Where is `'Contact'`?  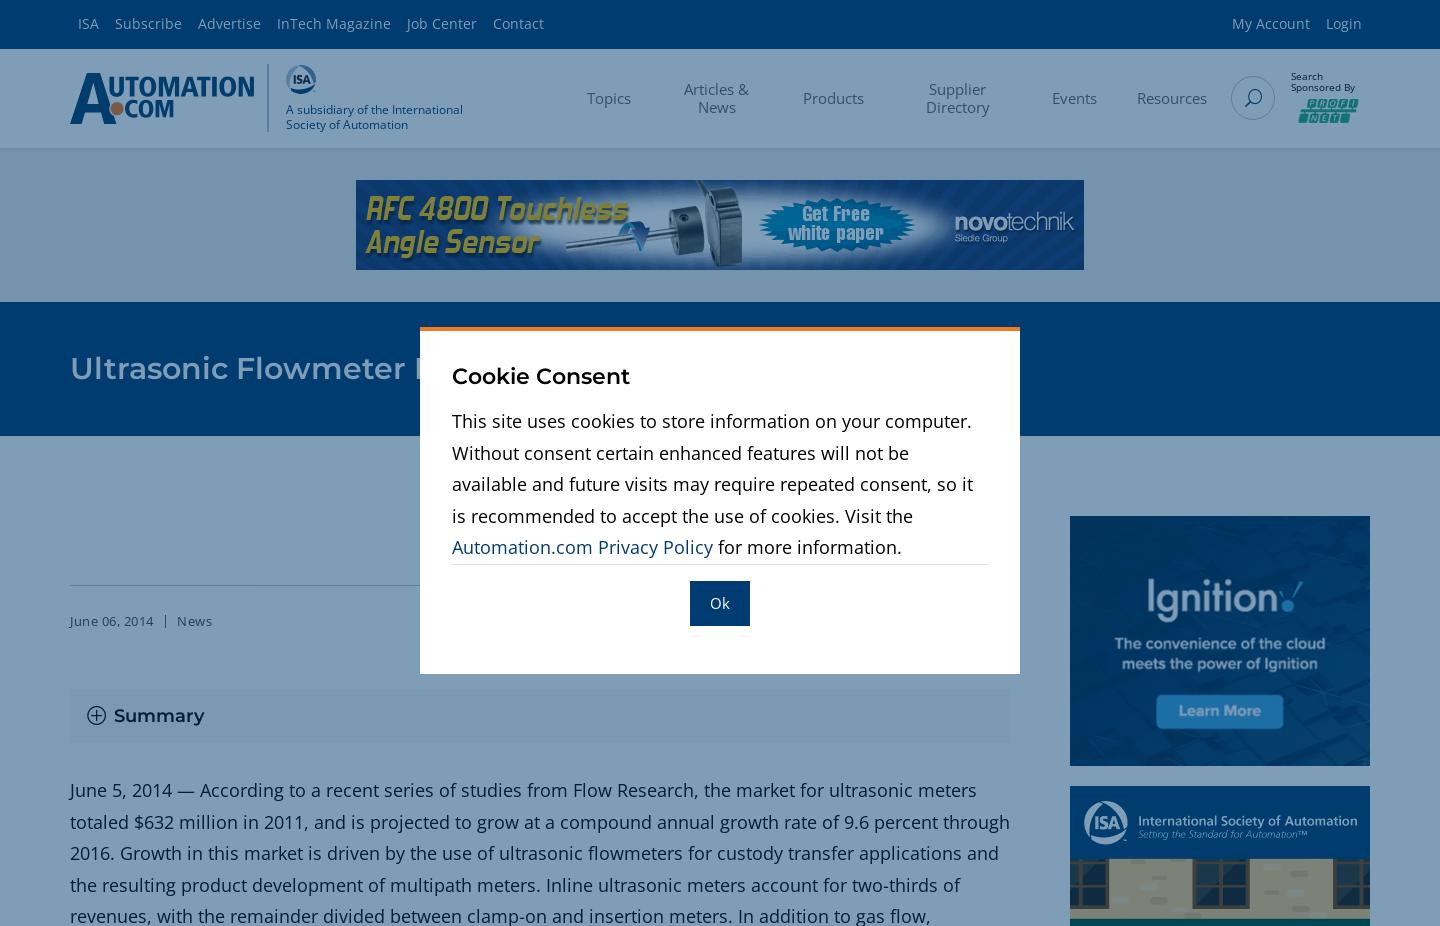 'Contact' is located at coordinates (517, 22).